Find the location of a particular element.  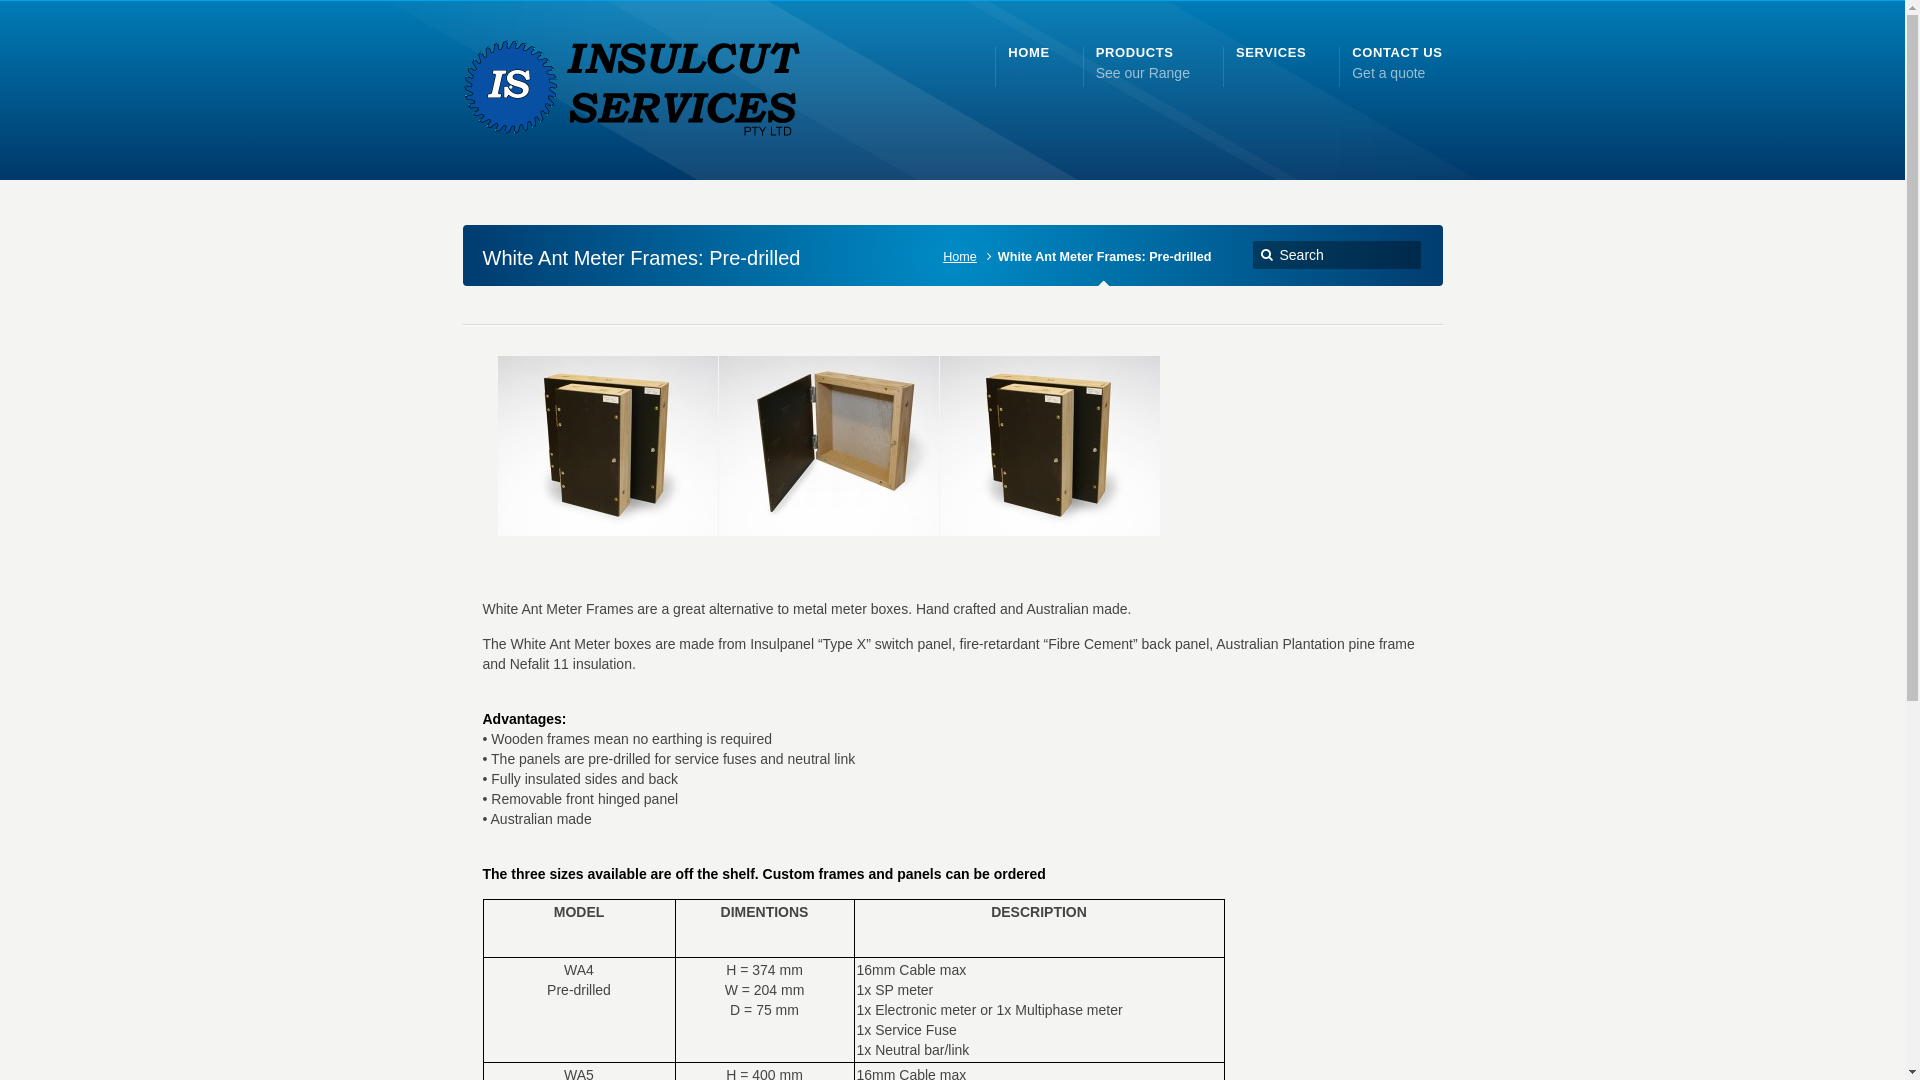

'PRODUCTS is located at coordinates (1142, 60).